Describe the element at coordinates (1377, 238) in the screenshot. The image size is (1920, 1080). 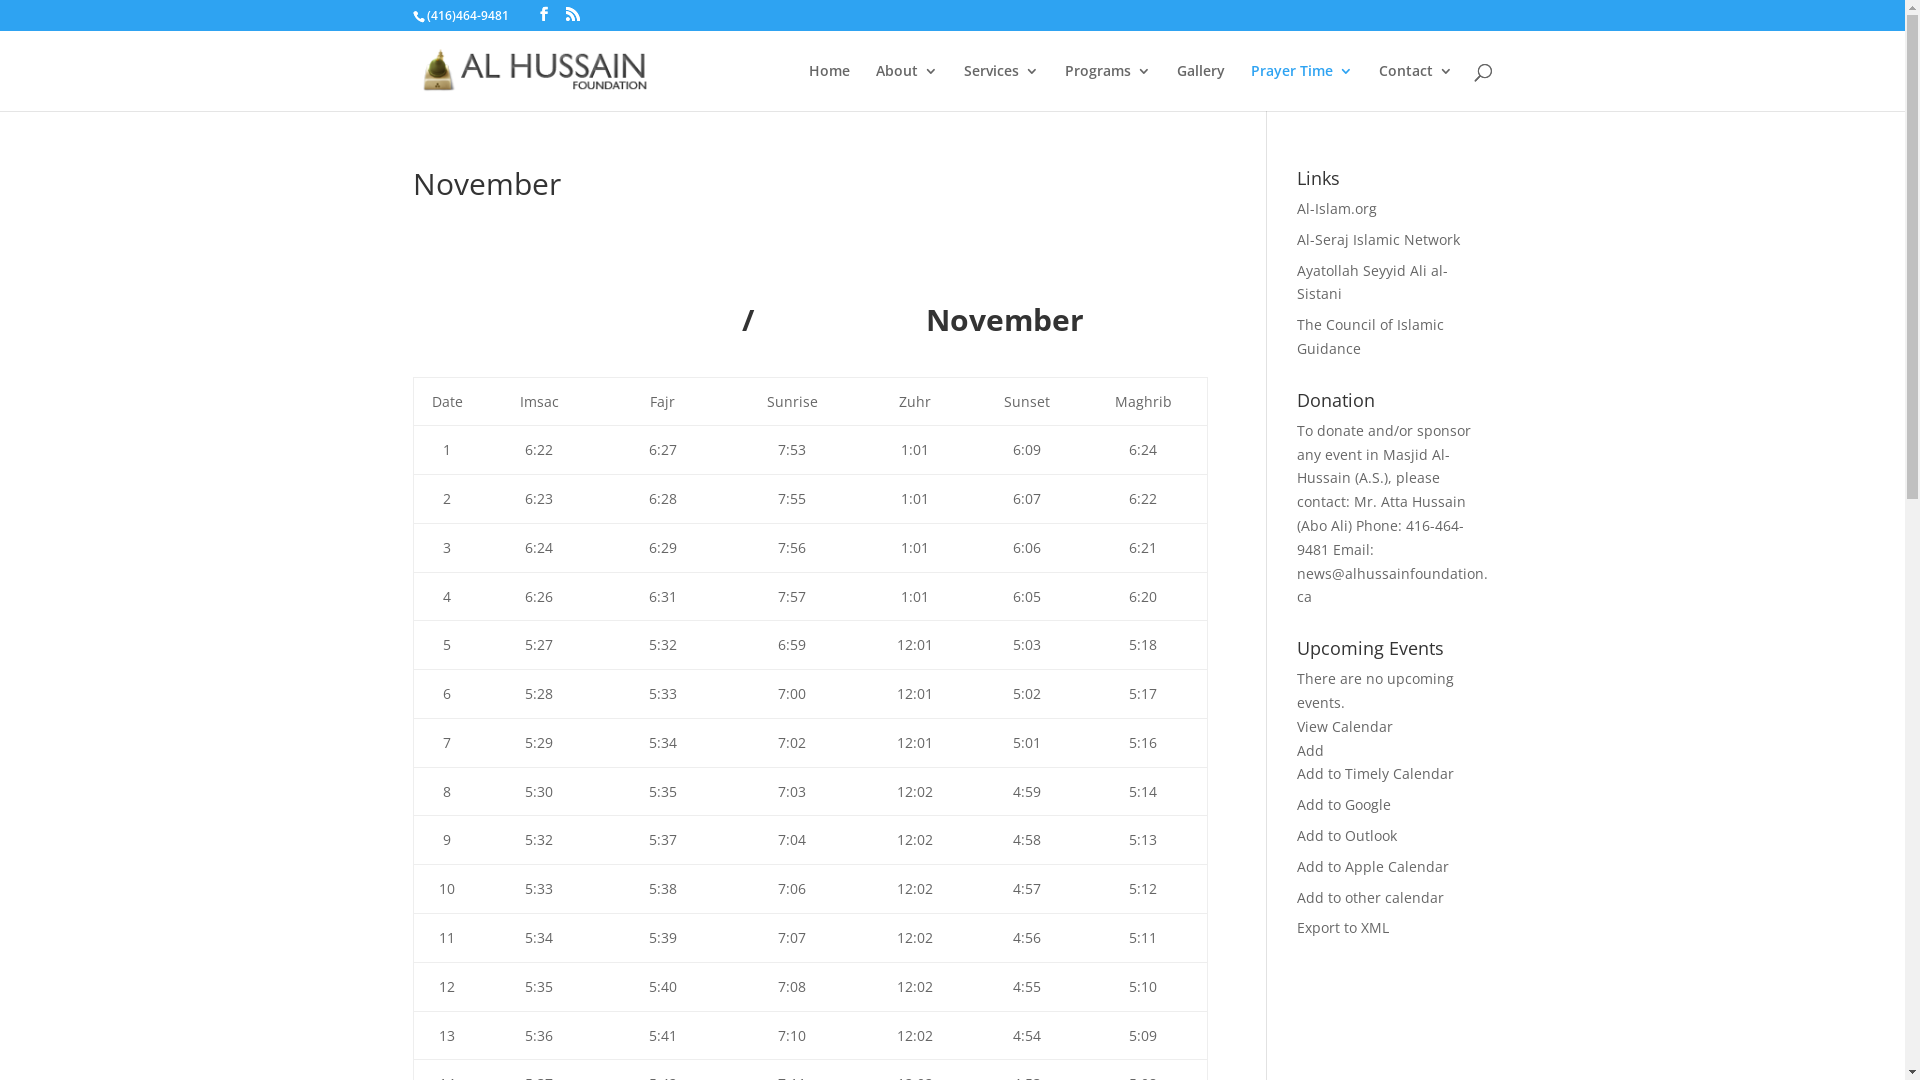
I see `'Al-Seraj Islamic Network'` at that location.